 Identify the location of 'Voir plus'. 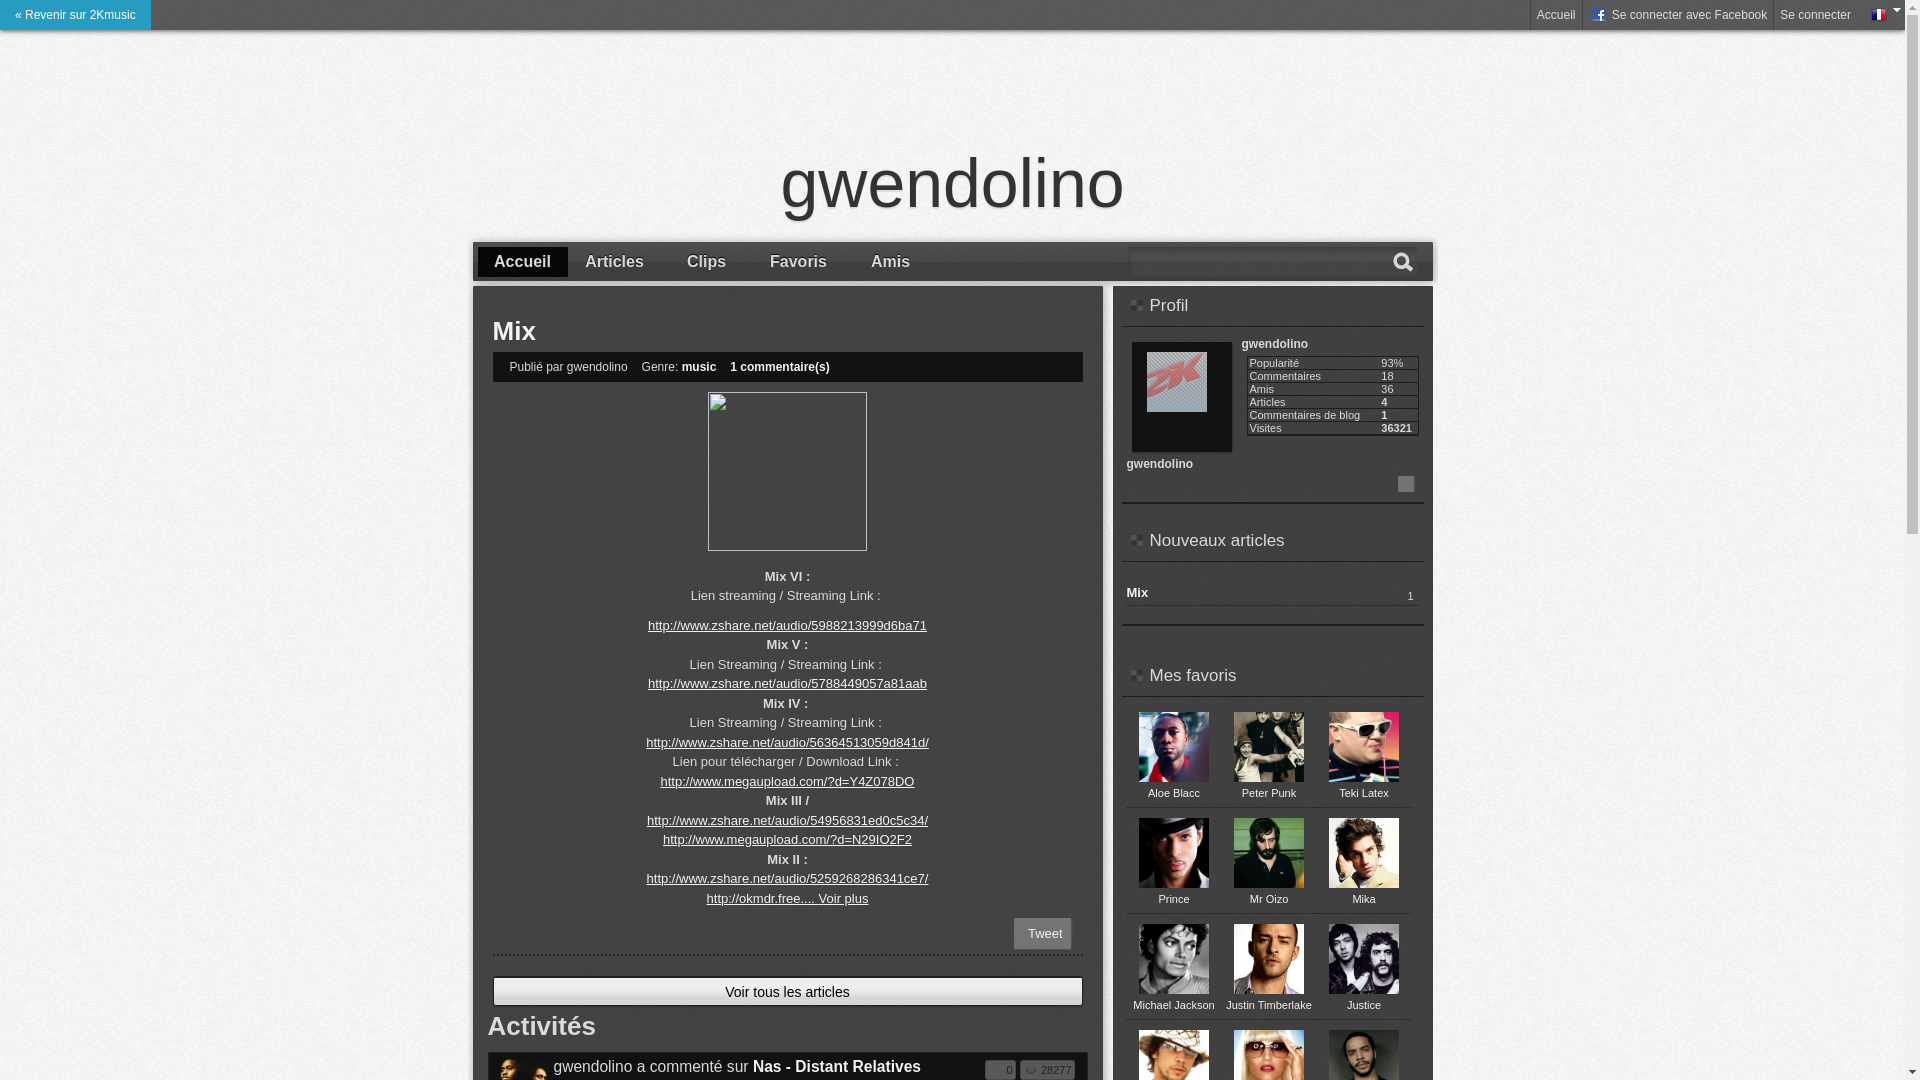
(844, 896).